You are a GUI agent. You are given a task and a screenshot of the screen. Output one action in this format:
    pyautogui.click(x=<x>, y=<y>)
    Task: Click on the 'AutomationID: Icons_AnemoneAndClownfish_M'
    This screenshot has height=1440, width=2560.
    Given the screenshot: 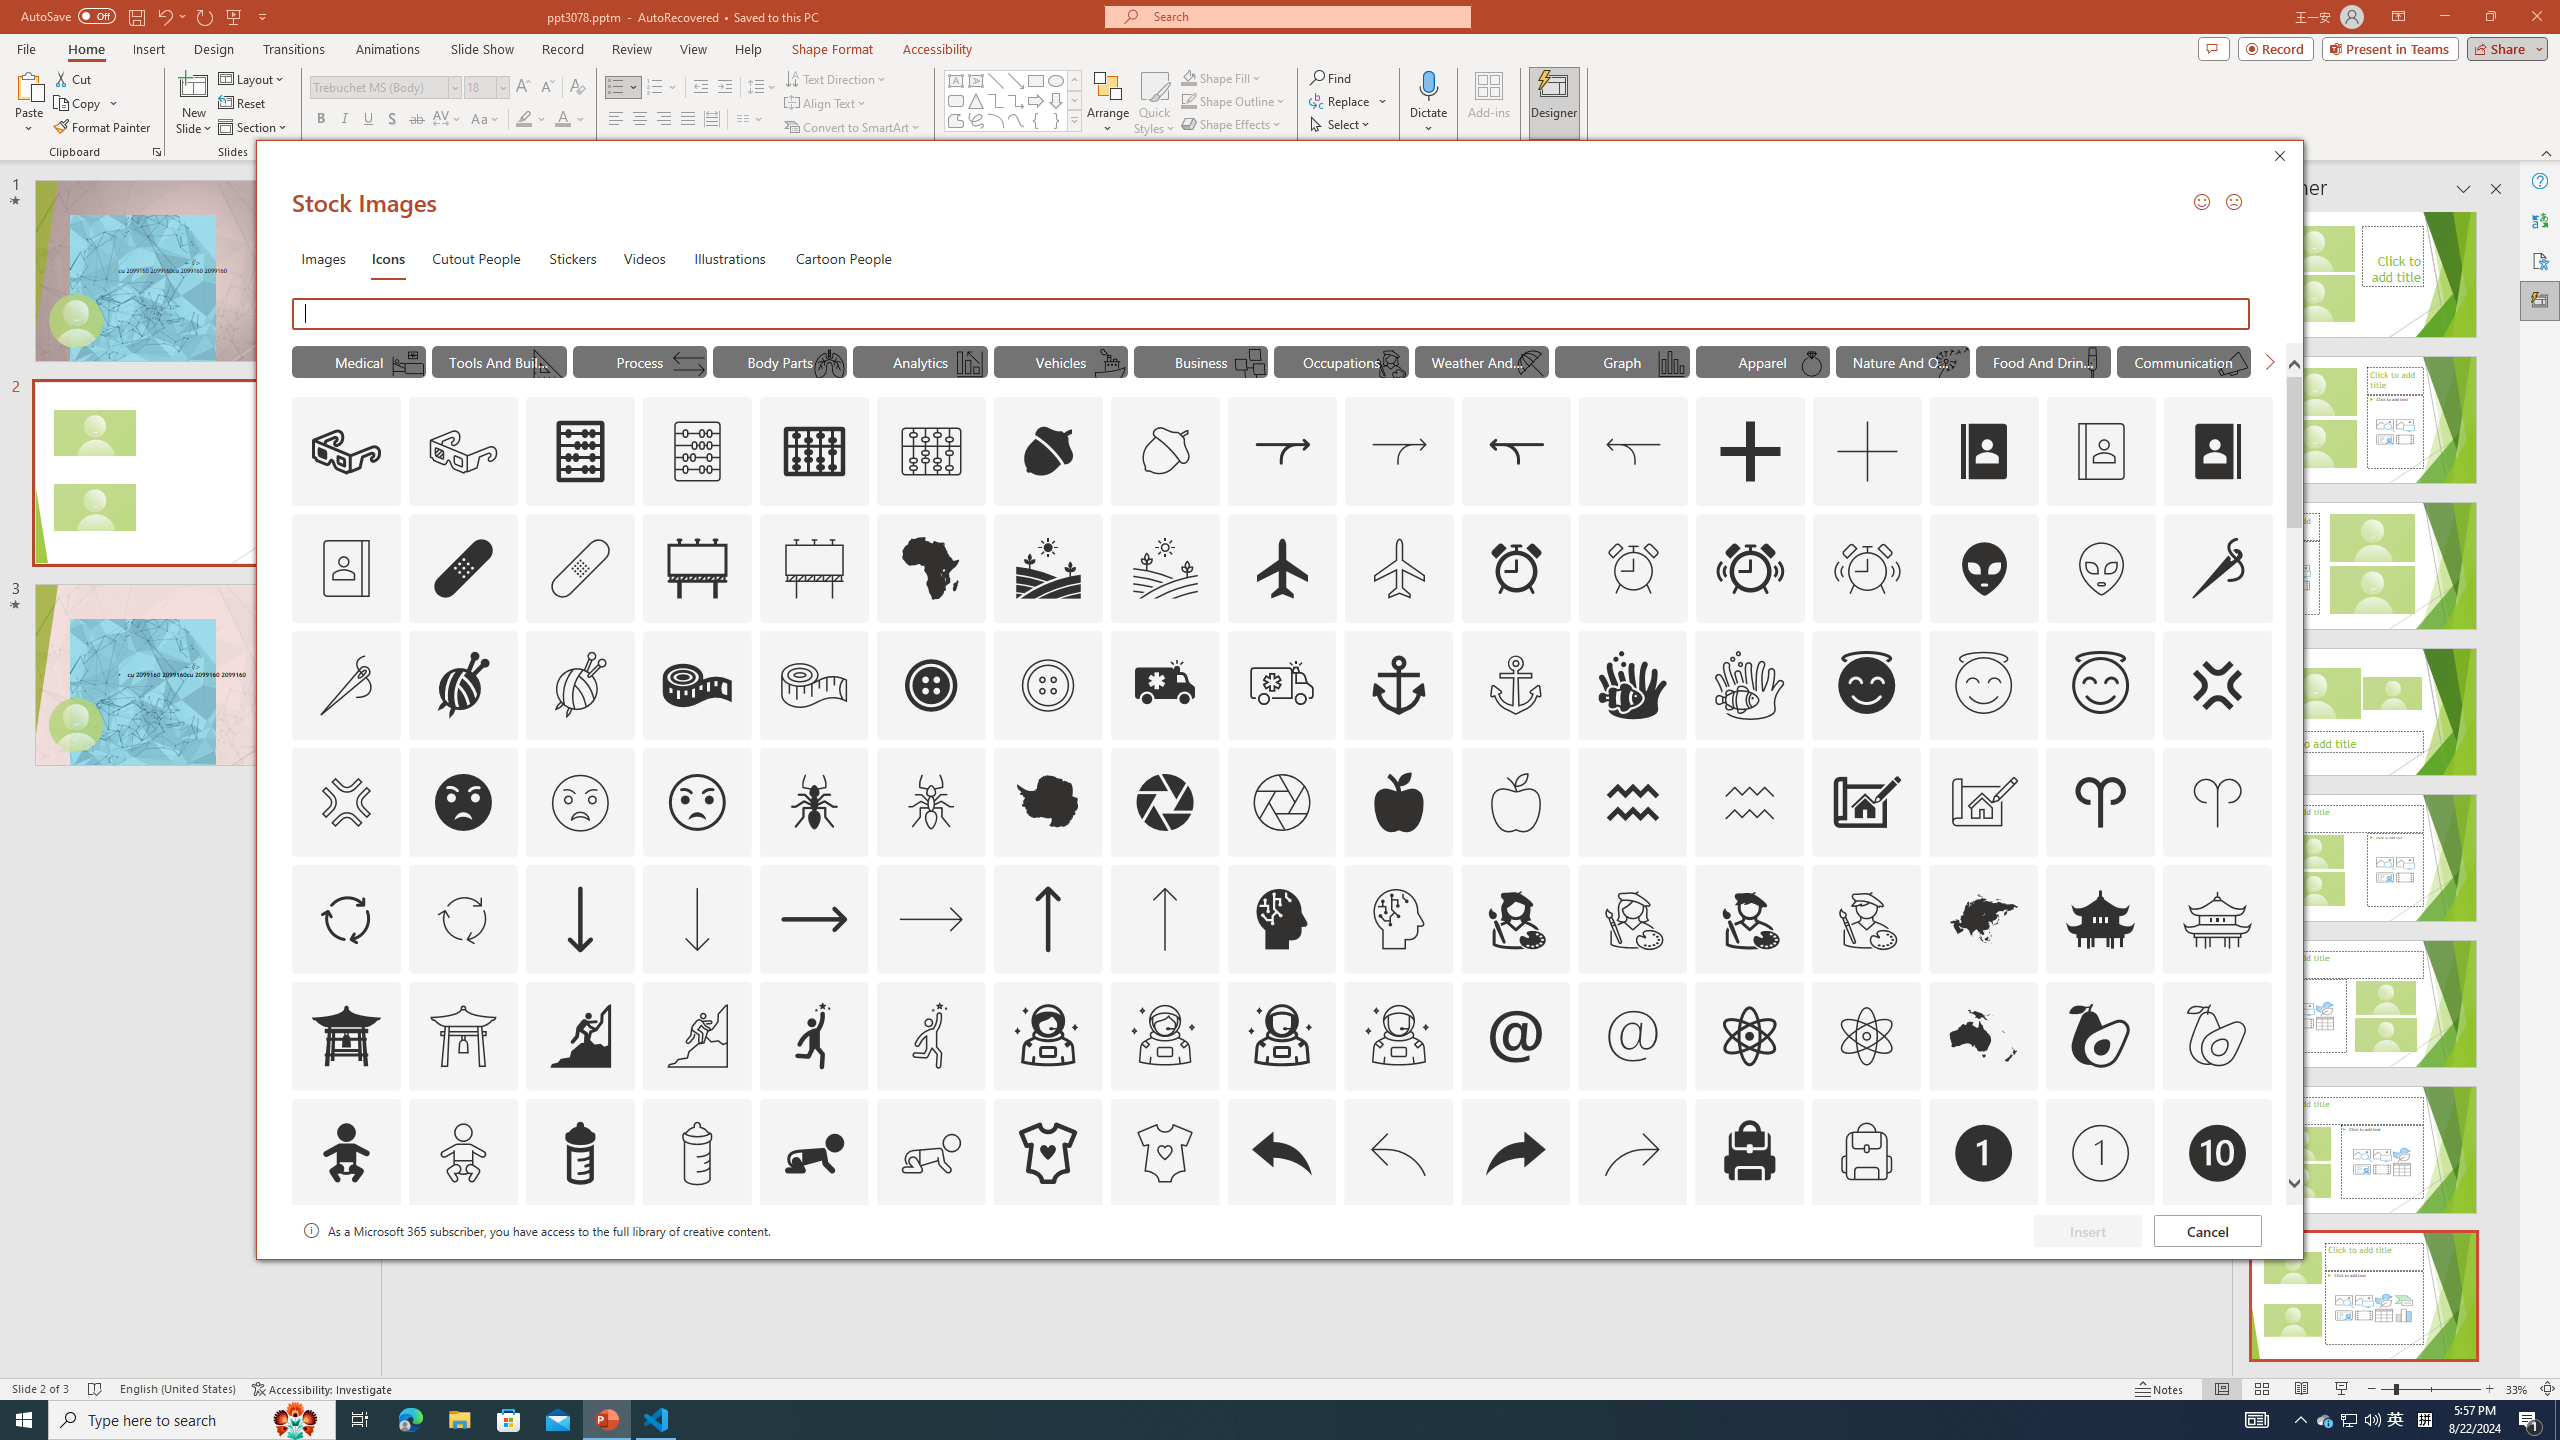 What is the action you would take?
    pyautogui.click(x=1750, y=685)
    